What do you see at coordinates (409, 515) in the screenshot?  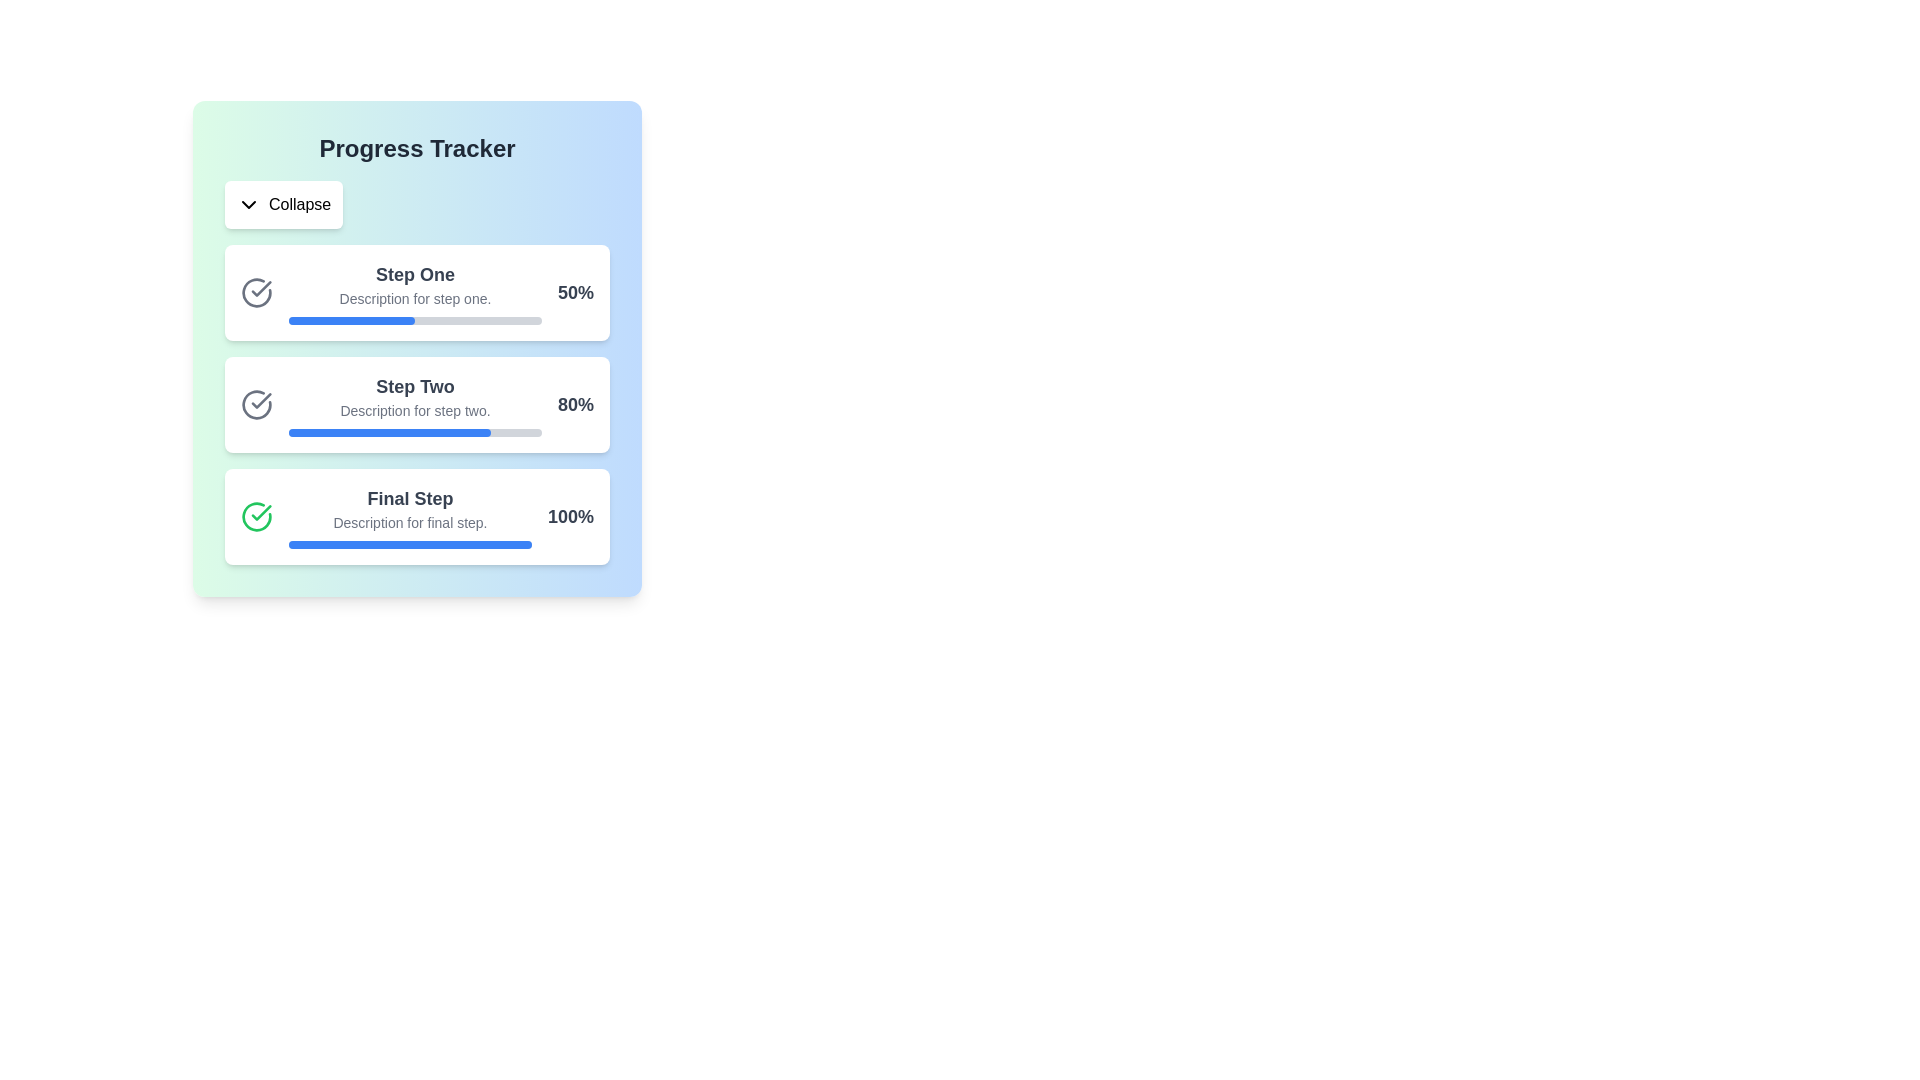 I see `the text block titled 'Final Step', which contains a bold title and a subtitle, positioned below the progress step 'Step Two'` at bounding box center [409, 515].